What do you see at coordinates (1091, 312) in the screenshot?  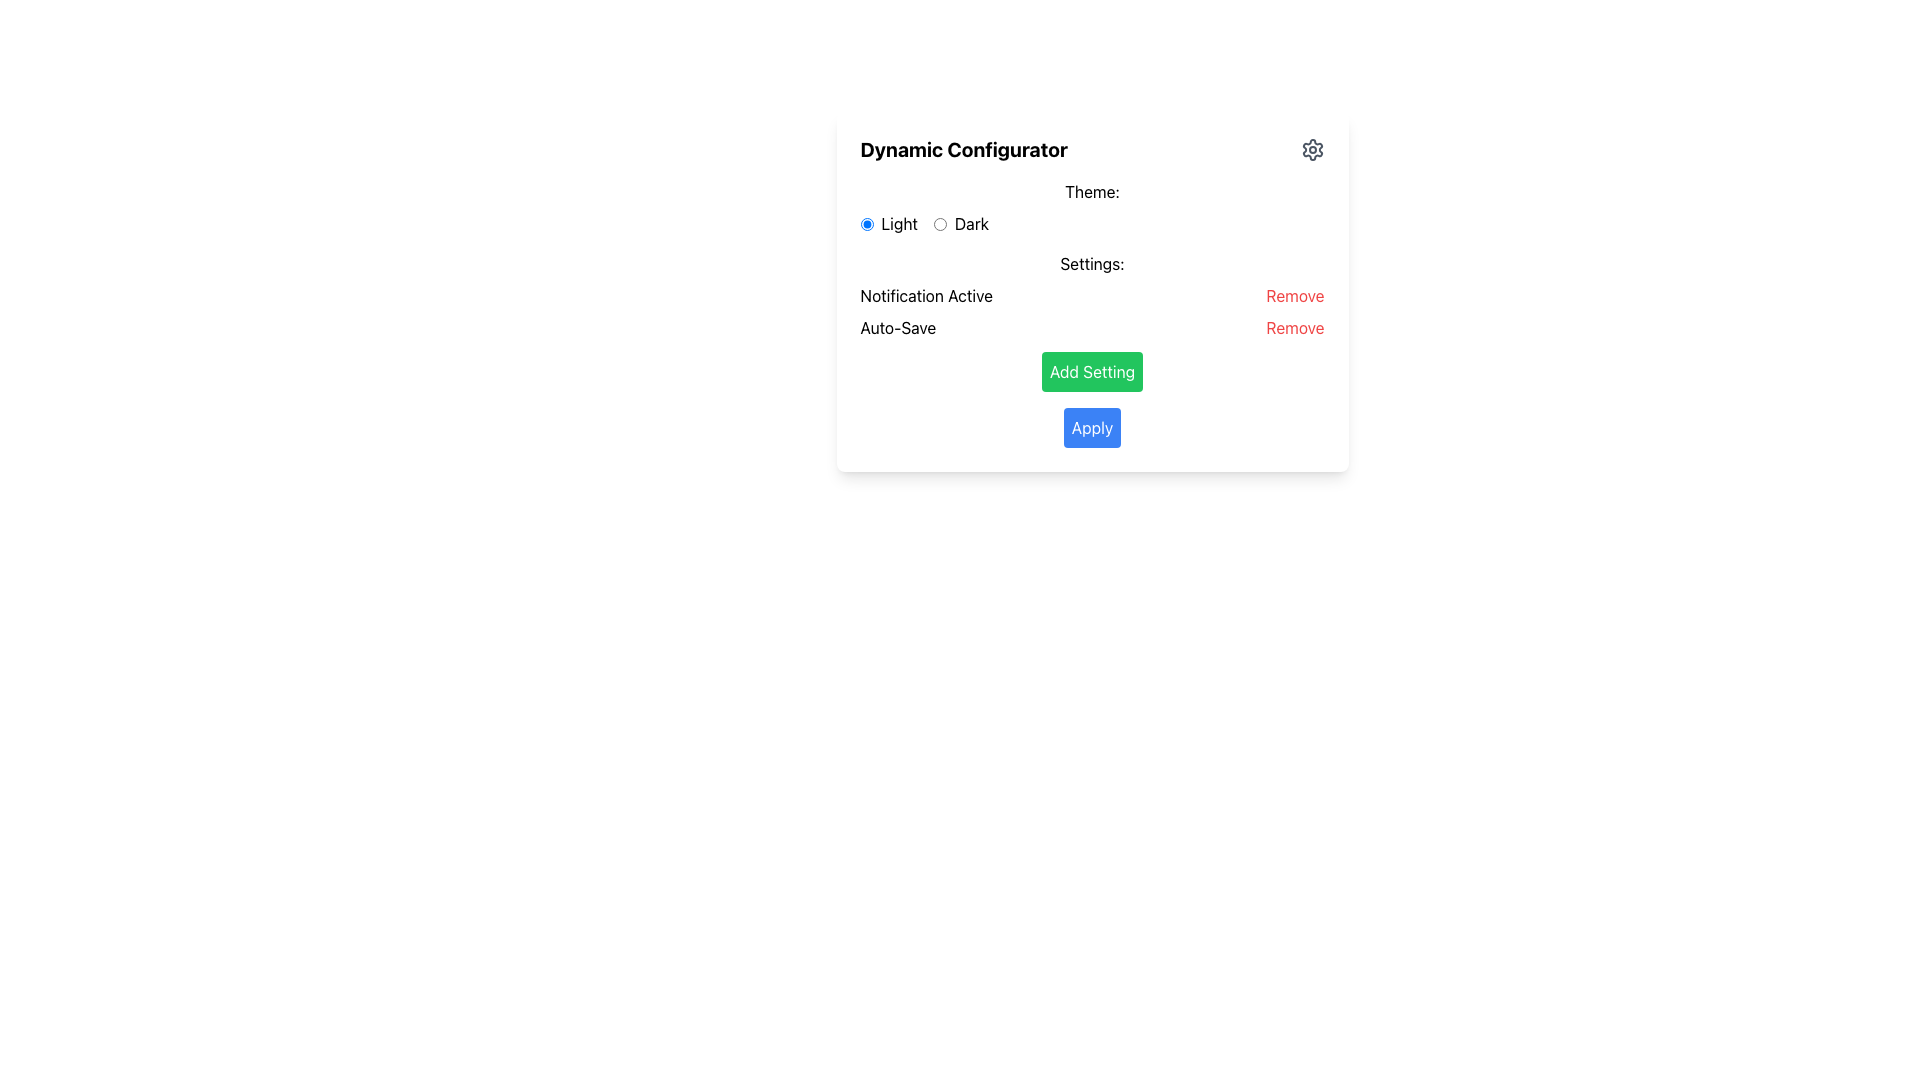 I see `the red 'Remove' link in the first row of the structured list item labeled 'Notification Active'` at bounding box center [1091, 312].